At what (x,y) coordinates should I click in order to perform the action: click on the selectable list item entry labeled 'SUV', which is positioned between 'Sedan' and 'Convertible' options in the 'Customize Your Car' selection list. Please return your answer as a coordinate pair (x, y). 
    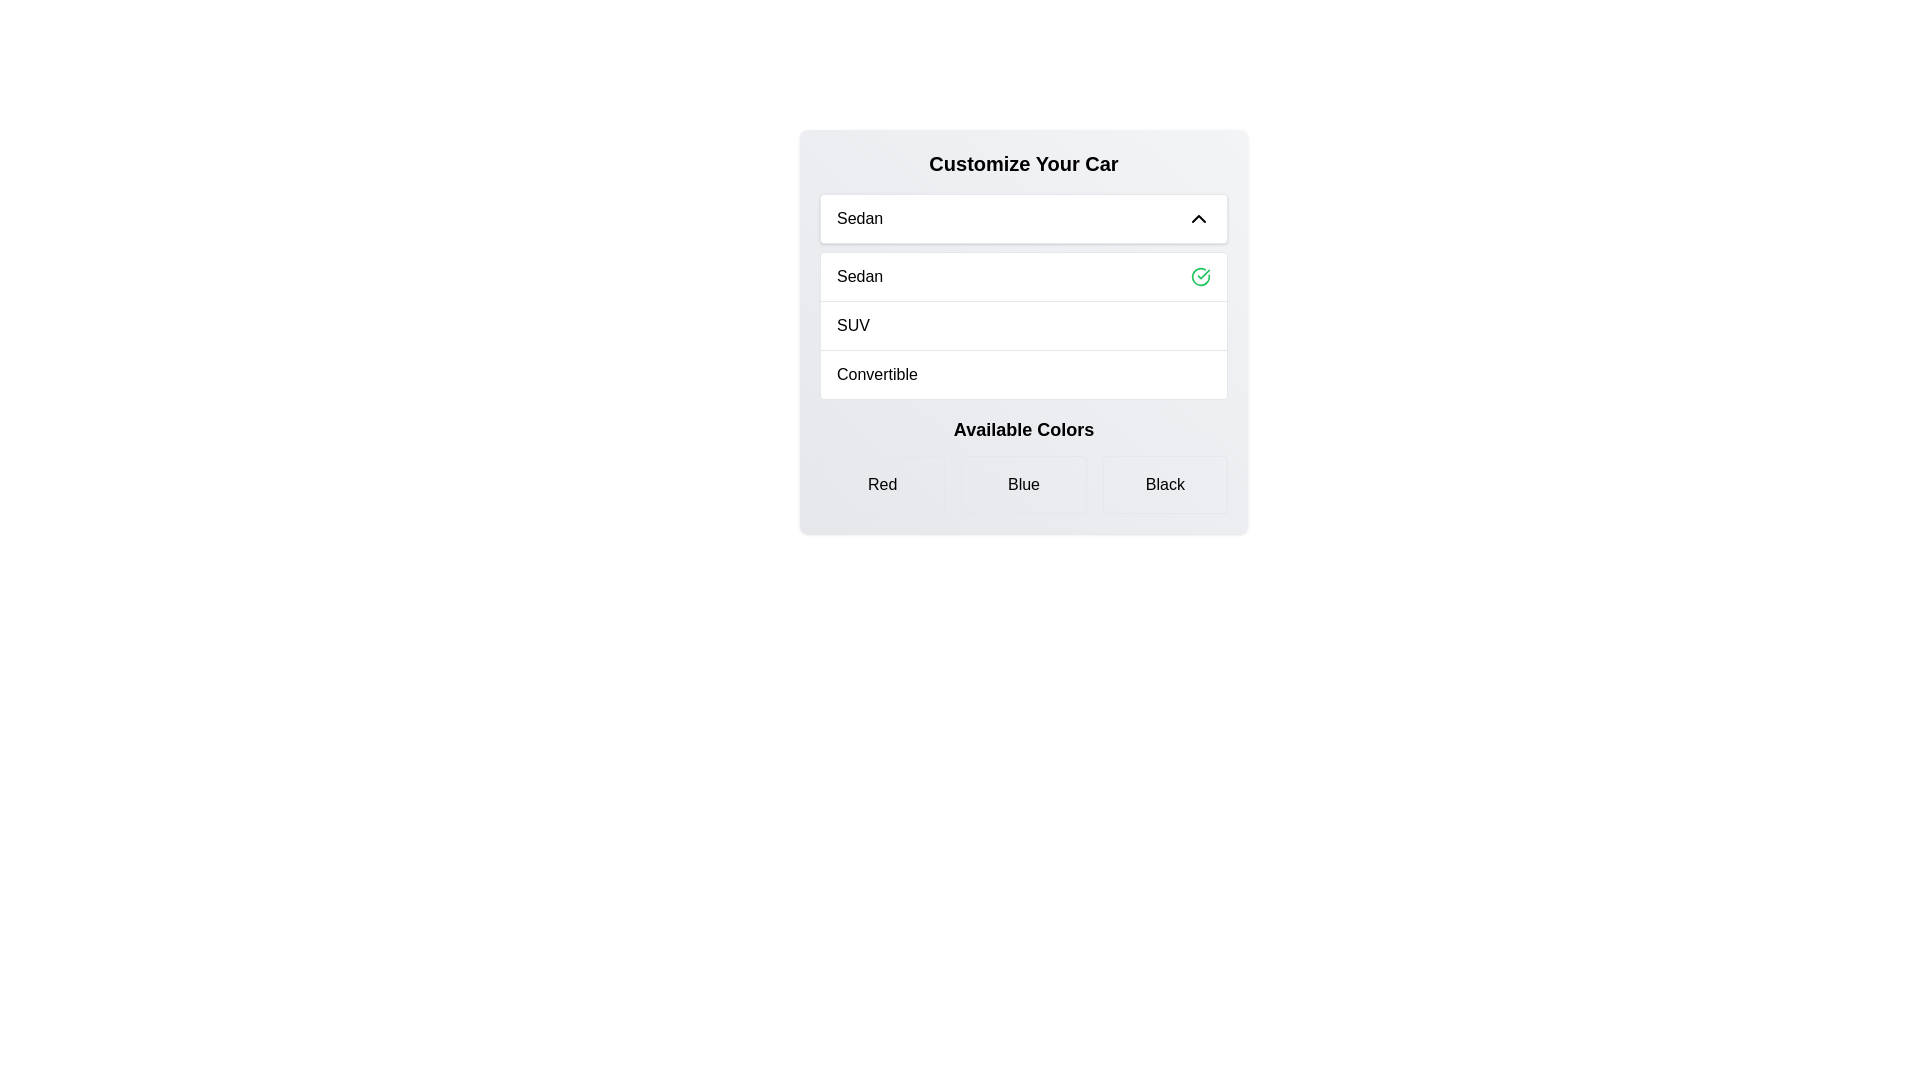
    Looking at the image, I should click on (1023, 324).